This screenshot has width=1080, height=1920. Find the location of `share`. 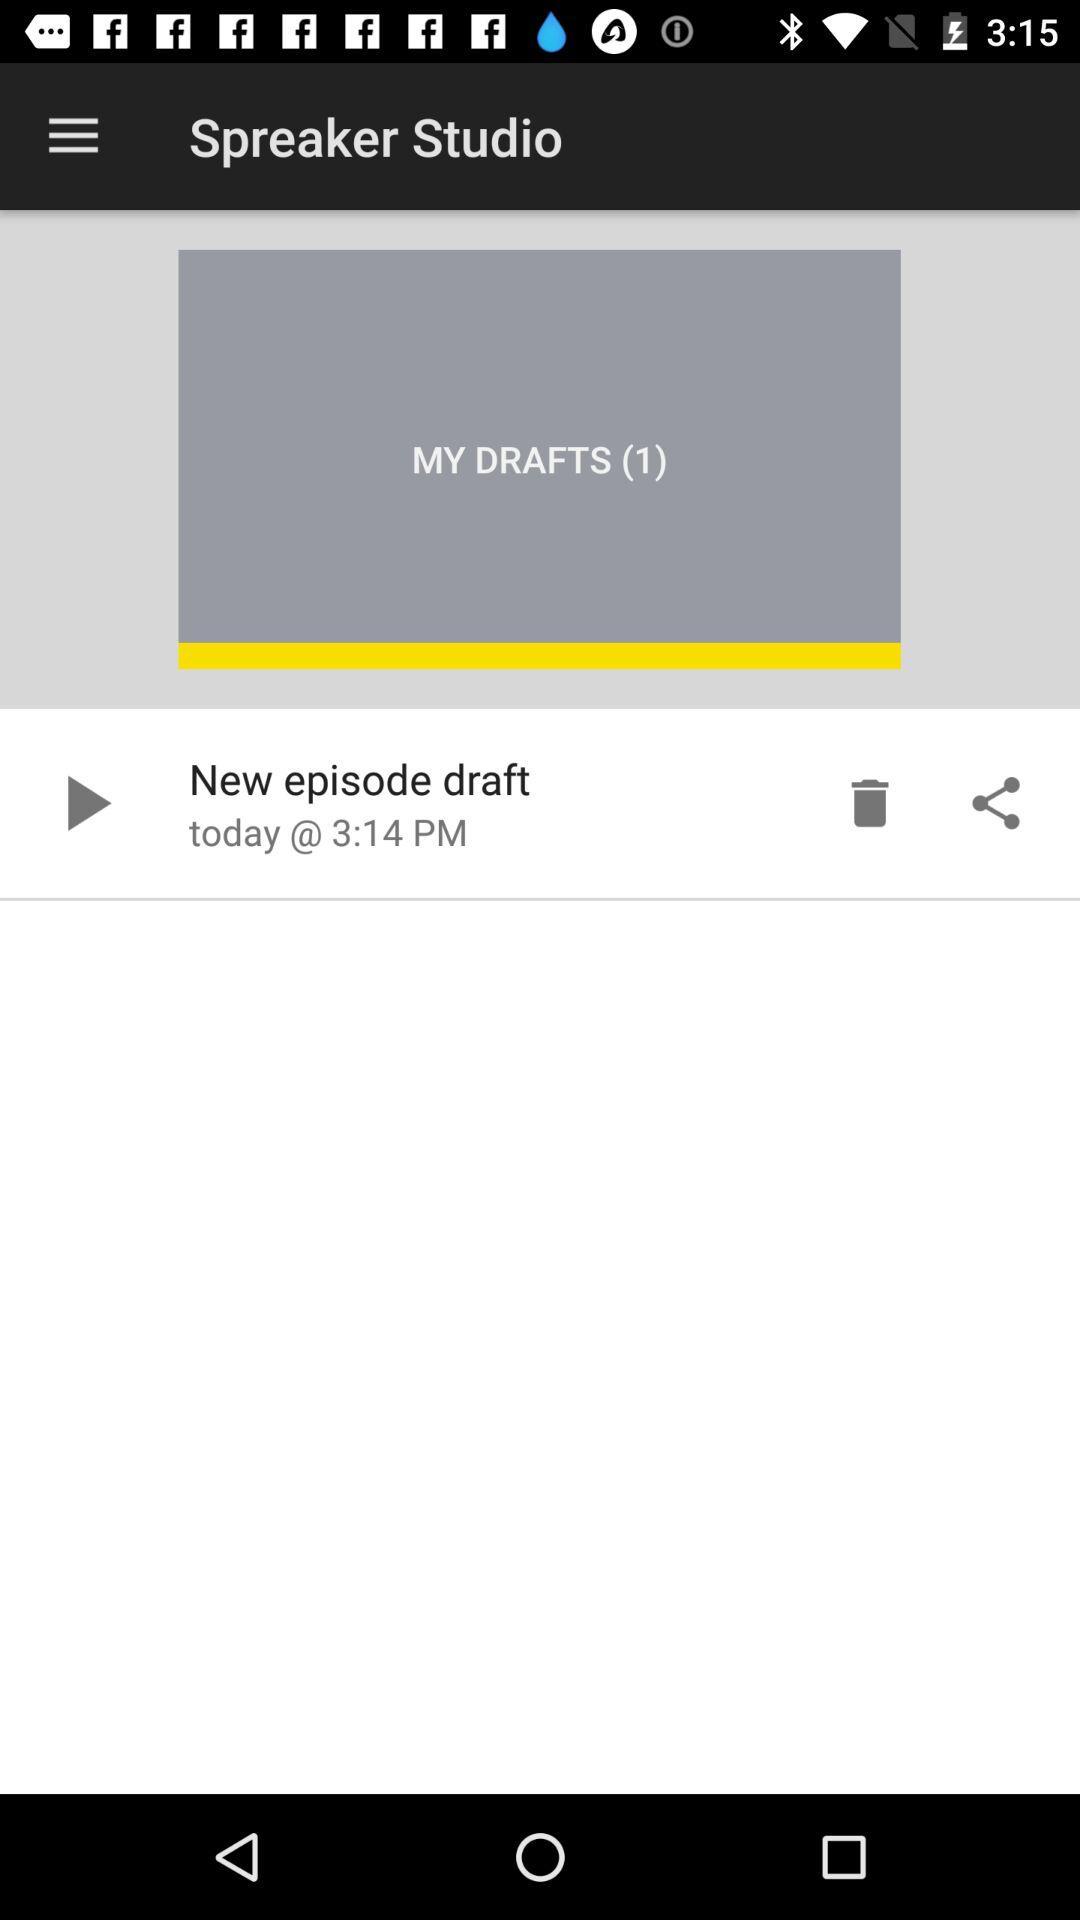

share is located at coordinates (995, 803).